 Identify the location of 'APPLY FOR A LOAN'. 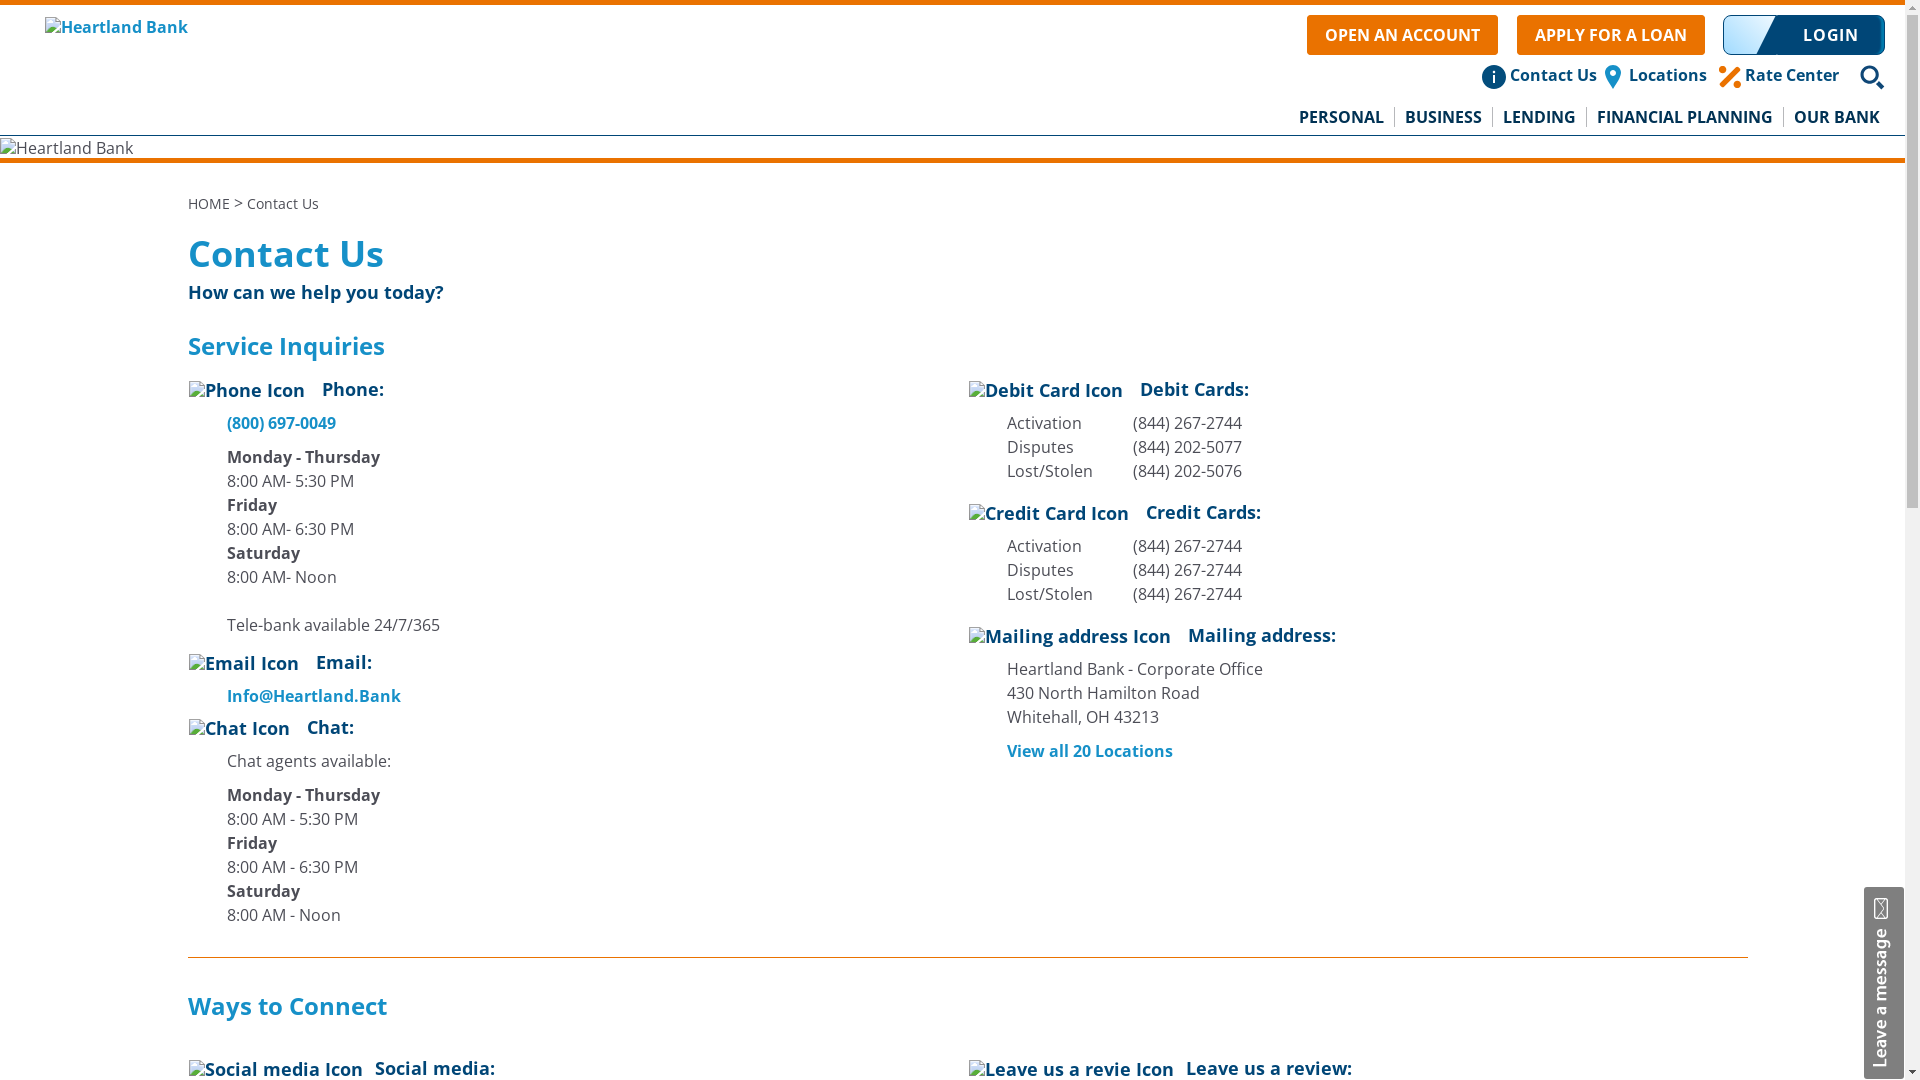
(1611, 34).